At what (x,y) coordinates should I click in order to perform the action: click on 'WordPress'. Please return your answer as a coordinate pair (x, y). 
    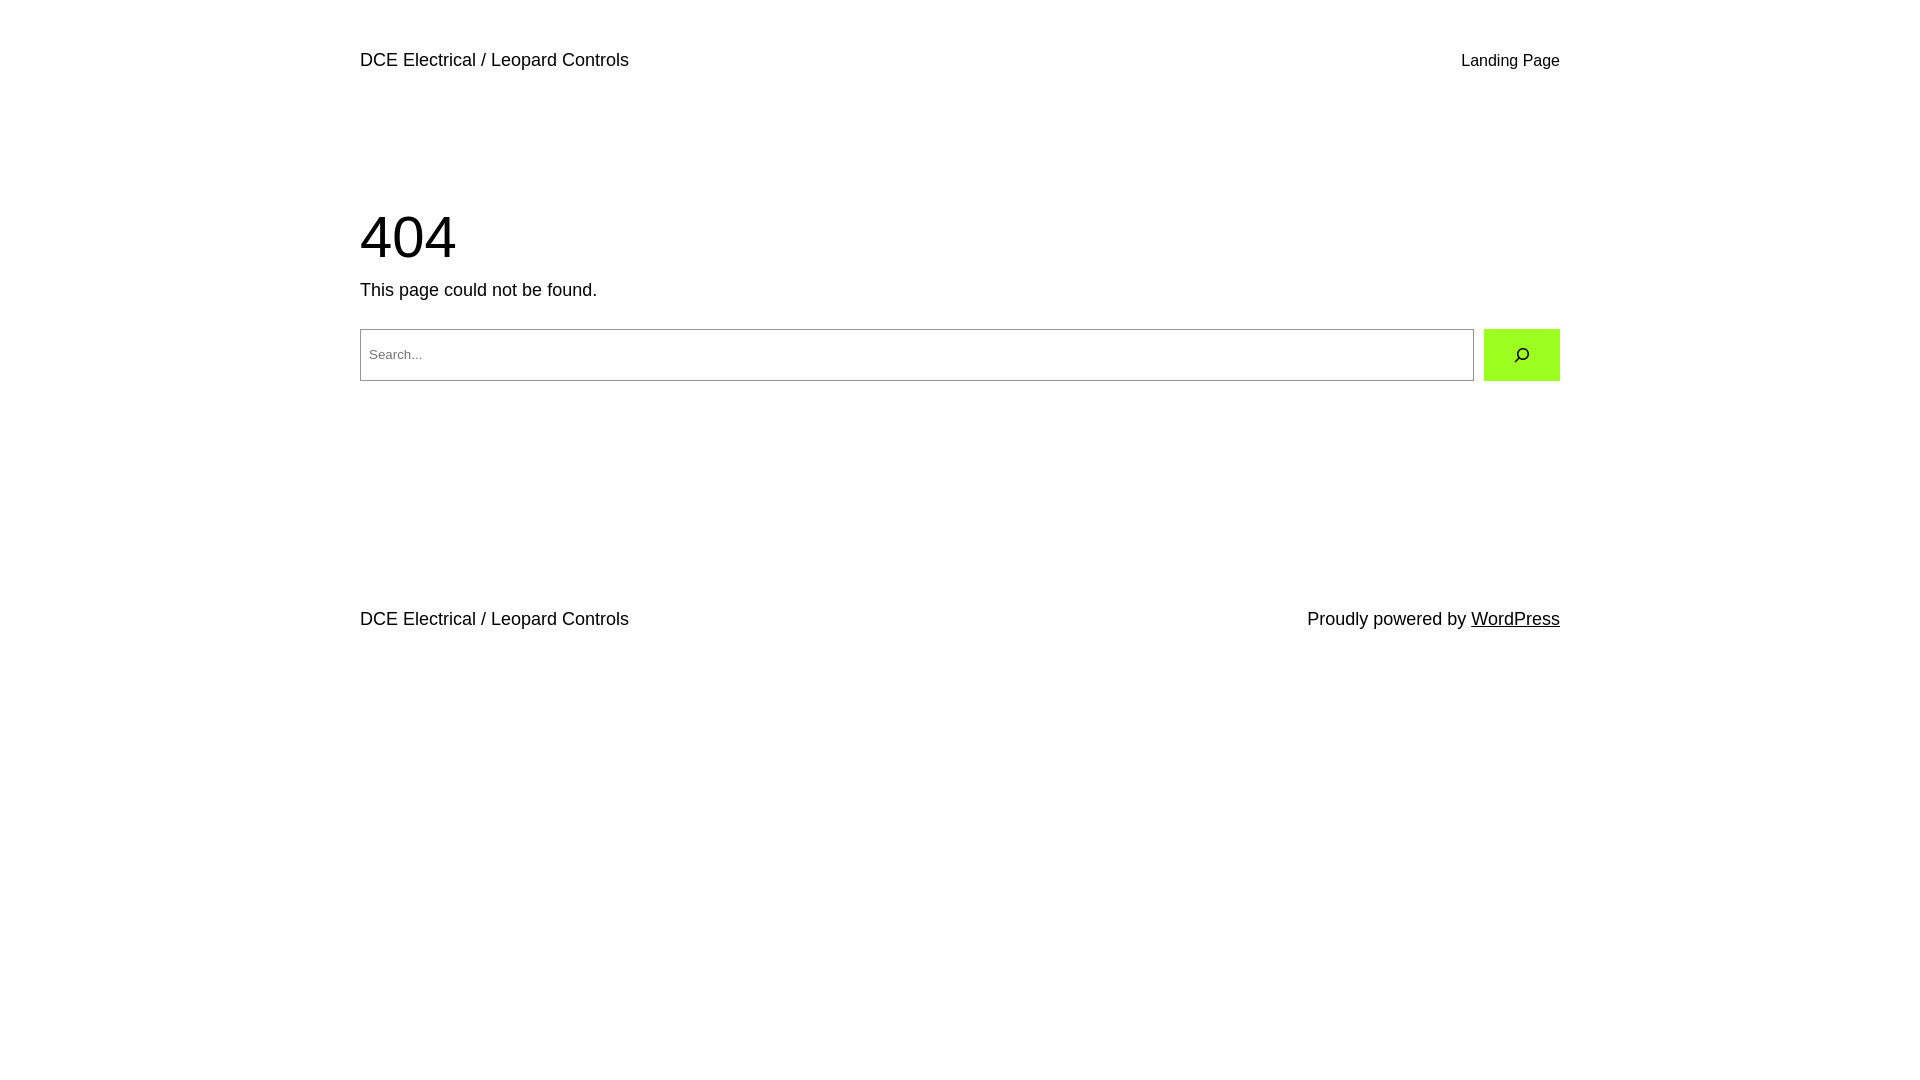
    Looking at the image, I should click on (1515, 617).